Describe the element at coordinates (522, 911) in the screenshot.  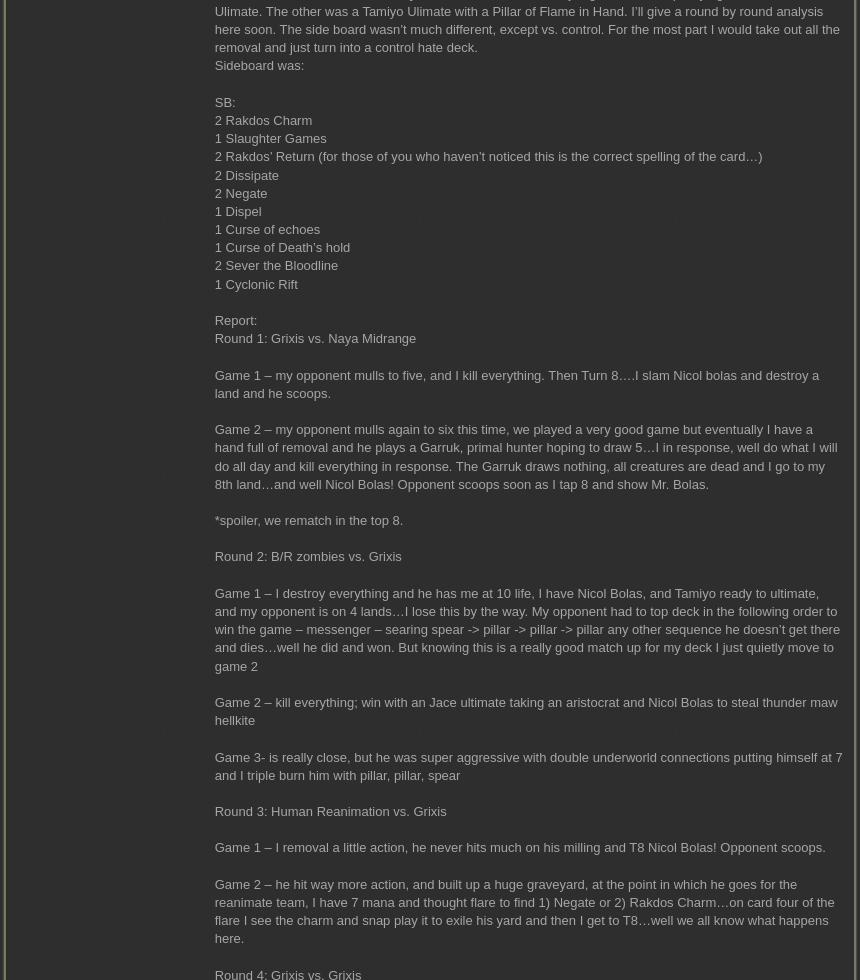
I see `'Game 2 – he hit way more action, and built up a huge graveyard, at the point in which he goes for the reanimate team, I have 7 mana and thought flare to find  1) Negate or 2) Rakdos Charm…on card four of the flare I see the charm and snap play it to exile his yard and then I get to T8…well we all know what happens here.'` at that location.